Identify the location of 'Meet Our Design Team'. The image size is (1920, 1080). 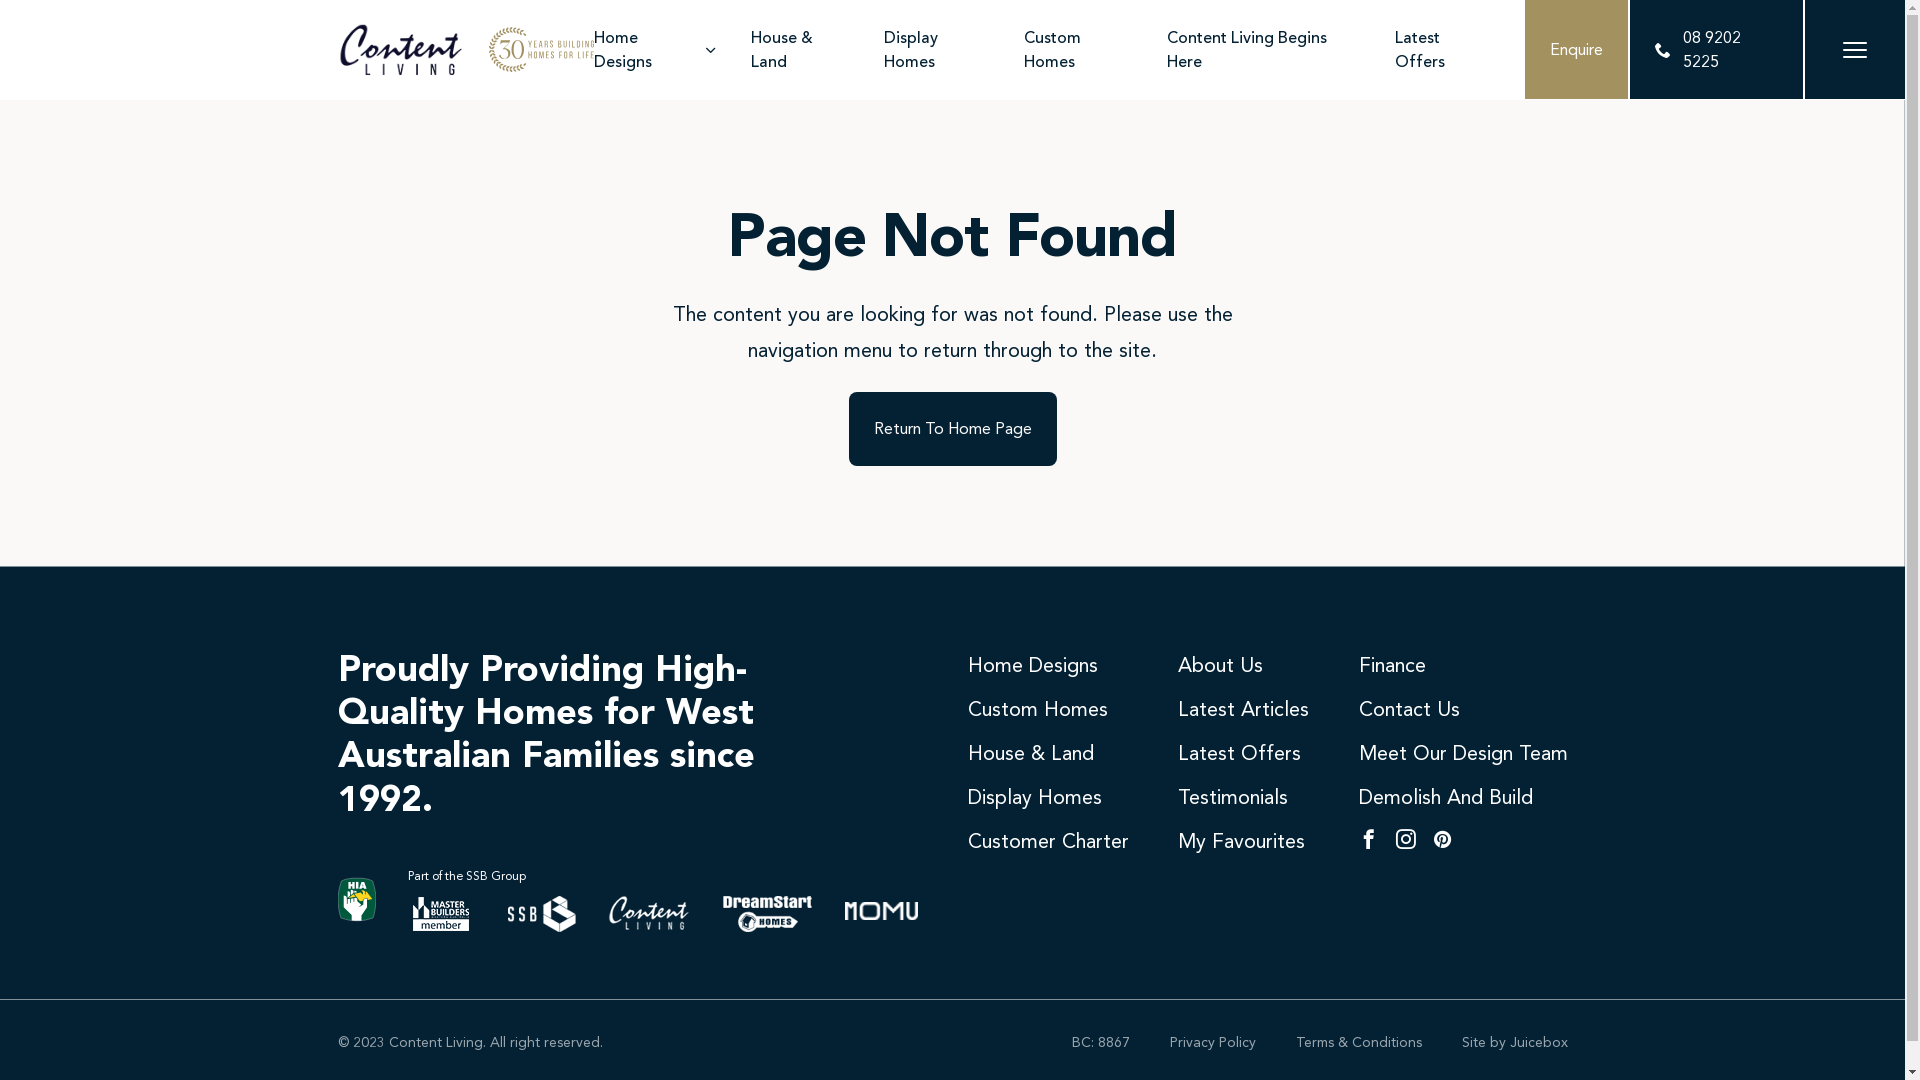
(1358, 752).